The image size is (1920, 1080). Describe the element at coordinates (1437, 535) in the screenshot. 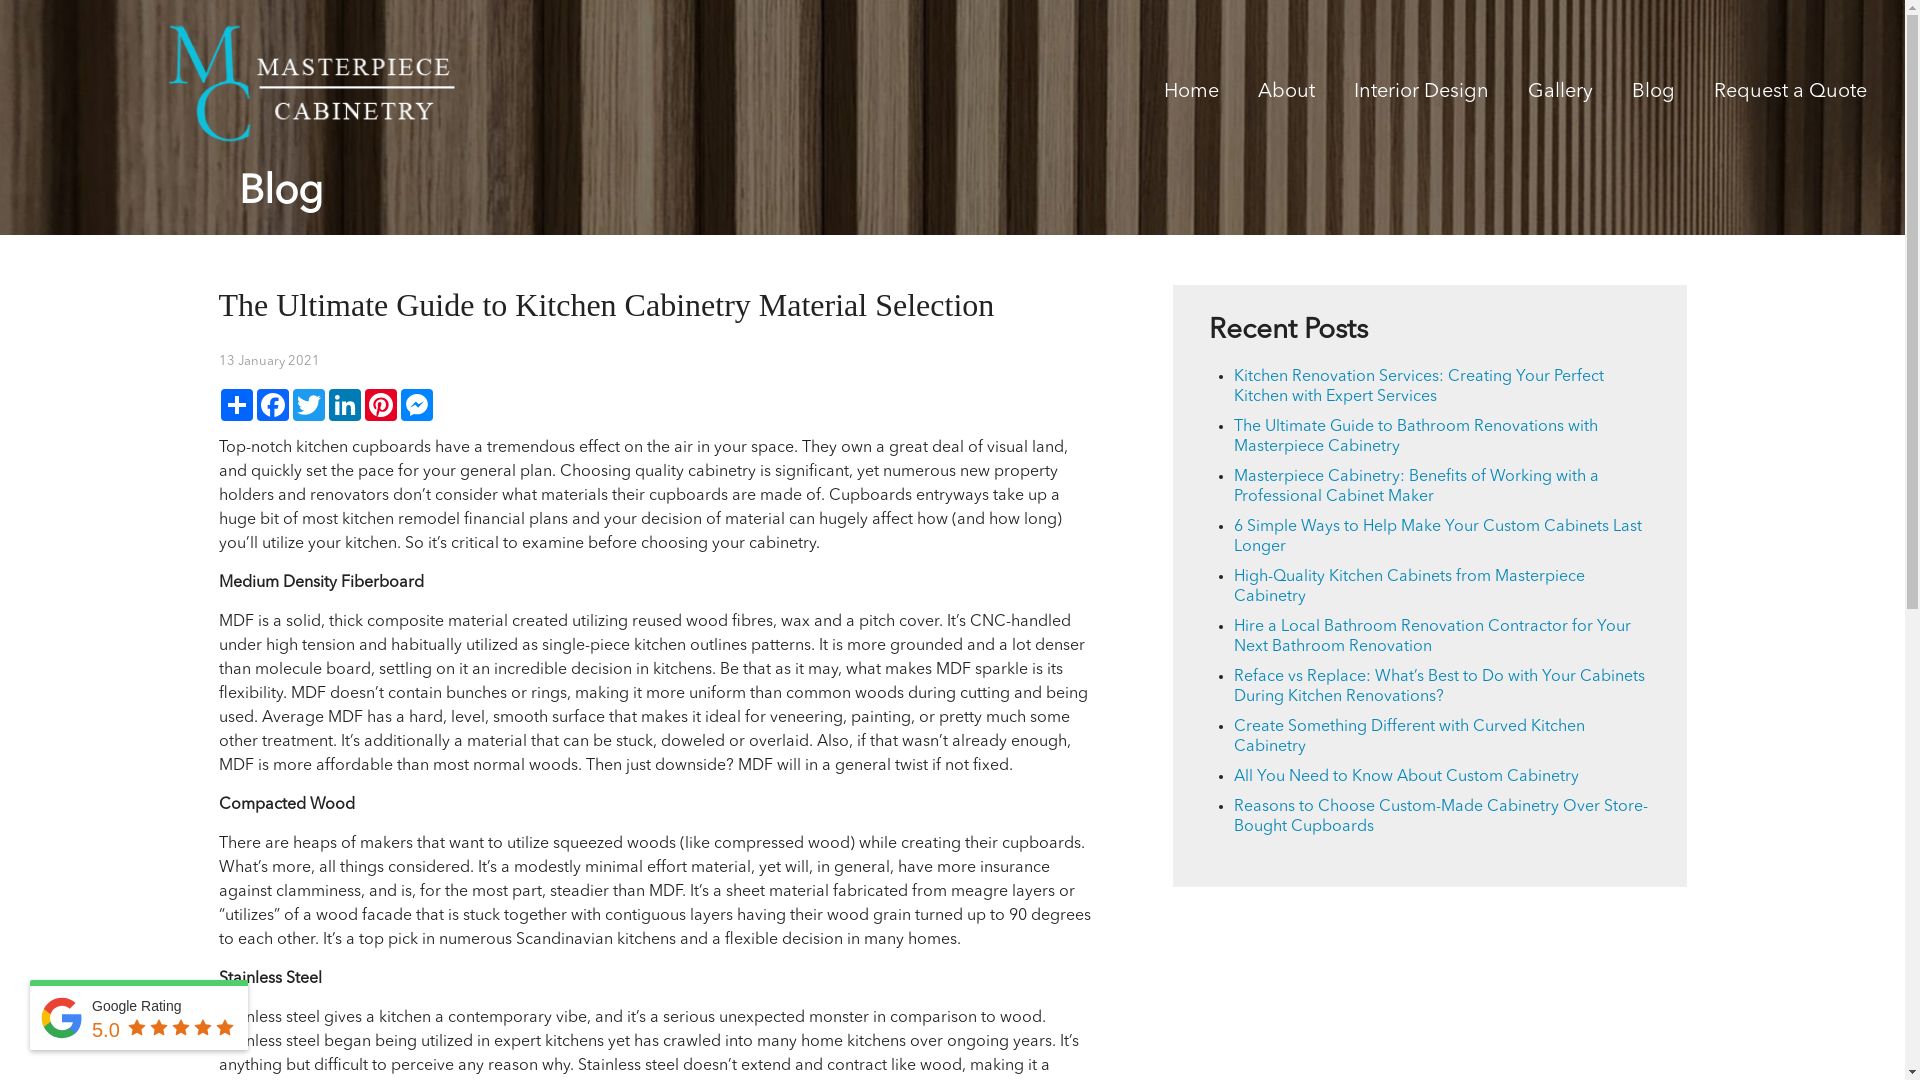

I see `'6 Simple Ways to Help Make Your Custom Cabinets Last Longer'` at that location.